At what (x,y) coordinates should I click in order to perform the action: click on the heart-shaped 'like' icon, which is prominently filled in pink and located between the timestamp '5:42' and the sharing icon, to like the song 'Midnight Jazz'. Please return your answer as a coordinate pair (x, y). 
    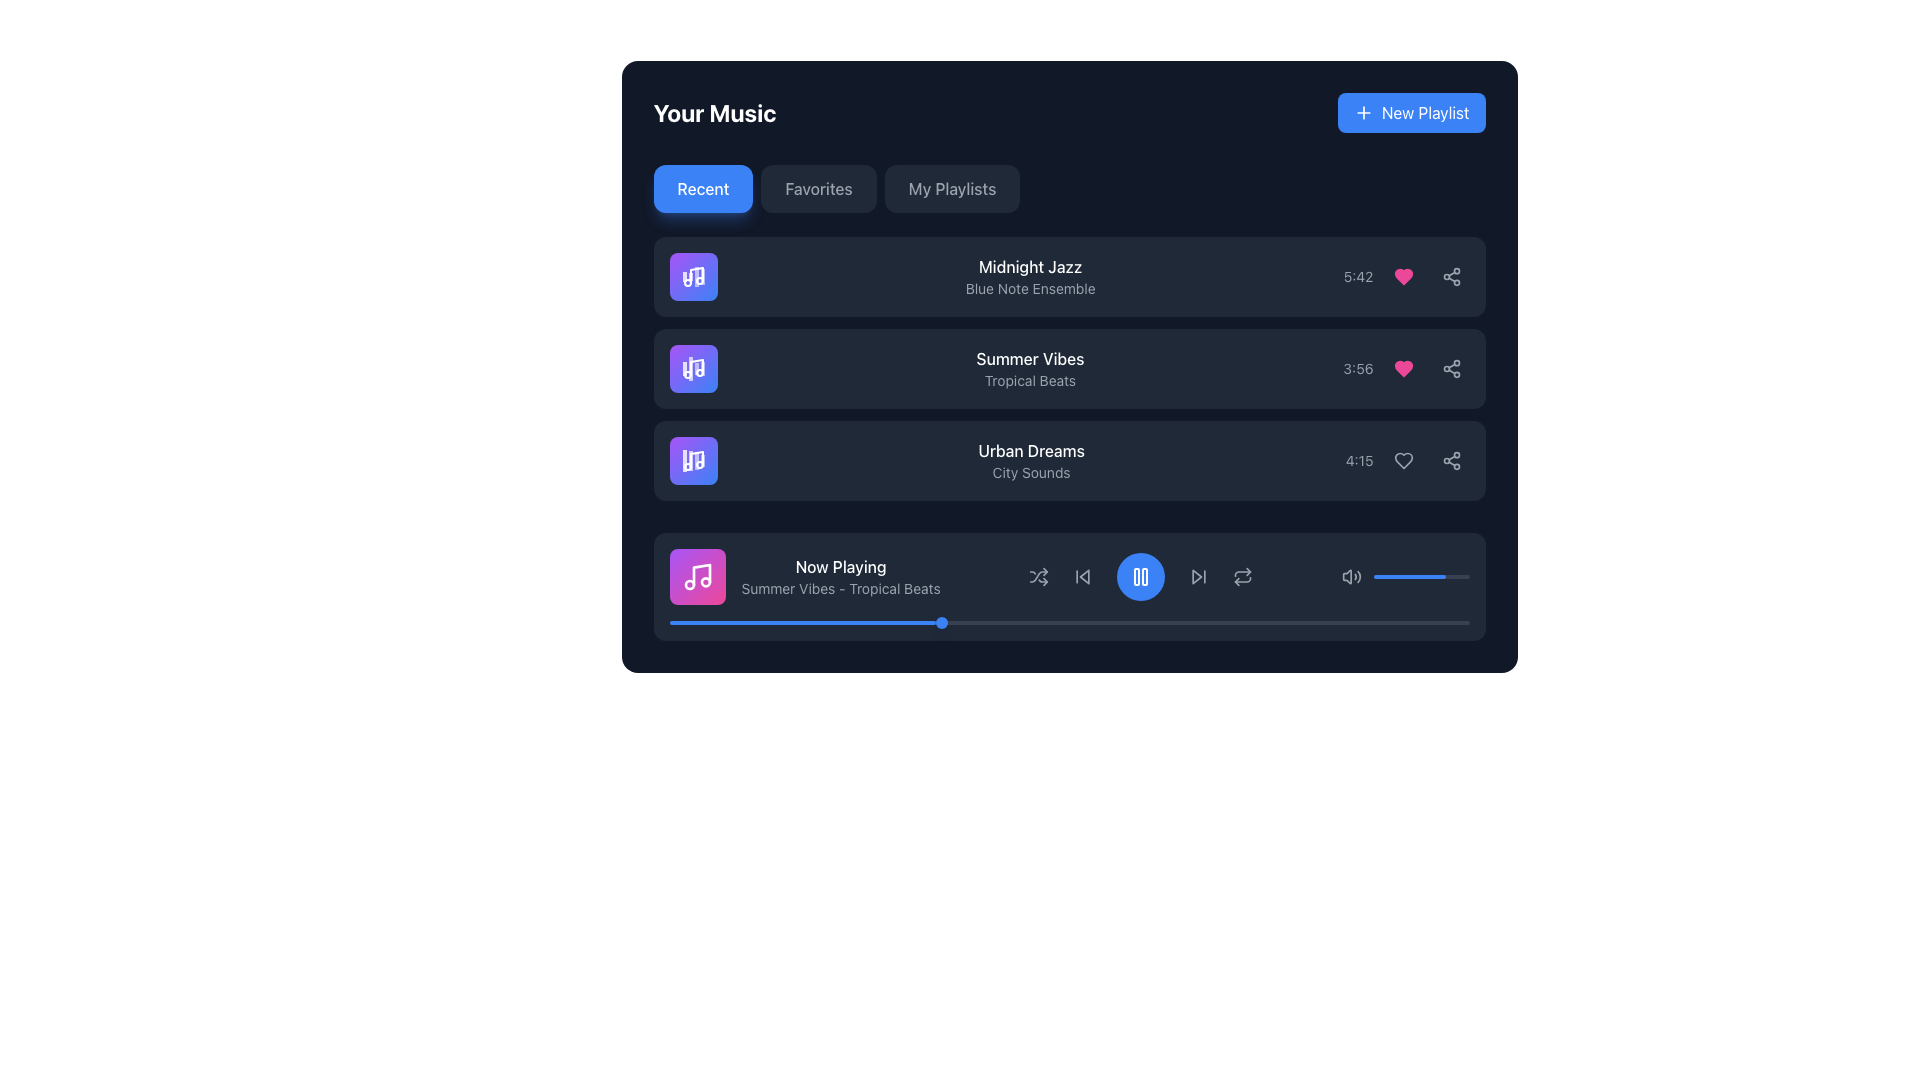
    Looking at the image, I should click on (1405, 277).